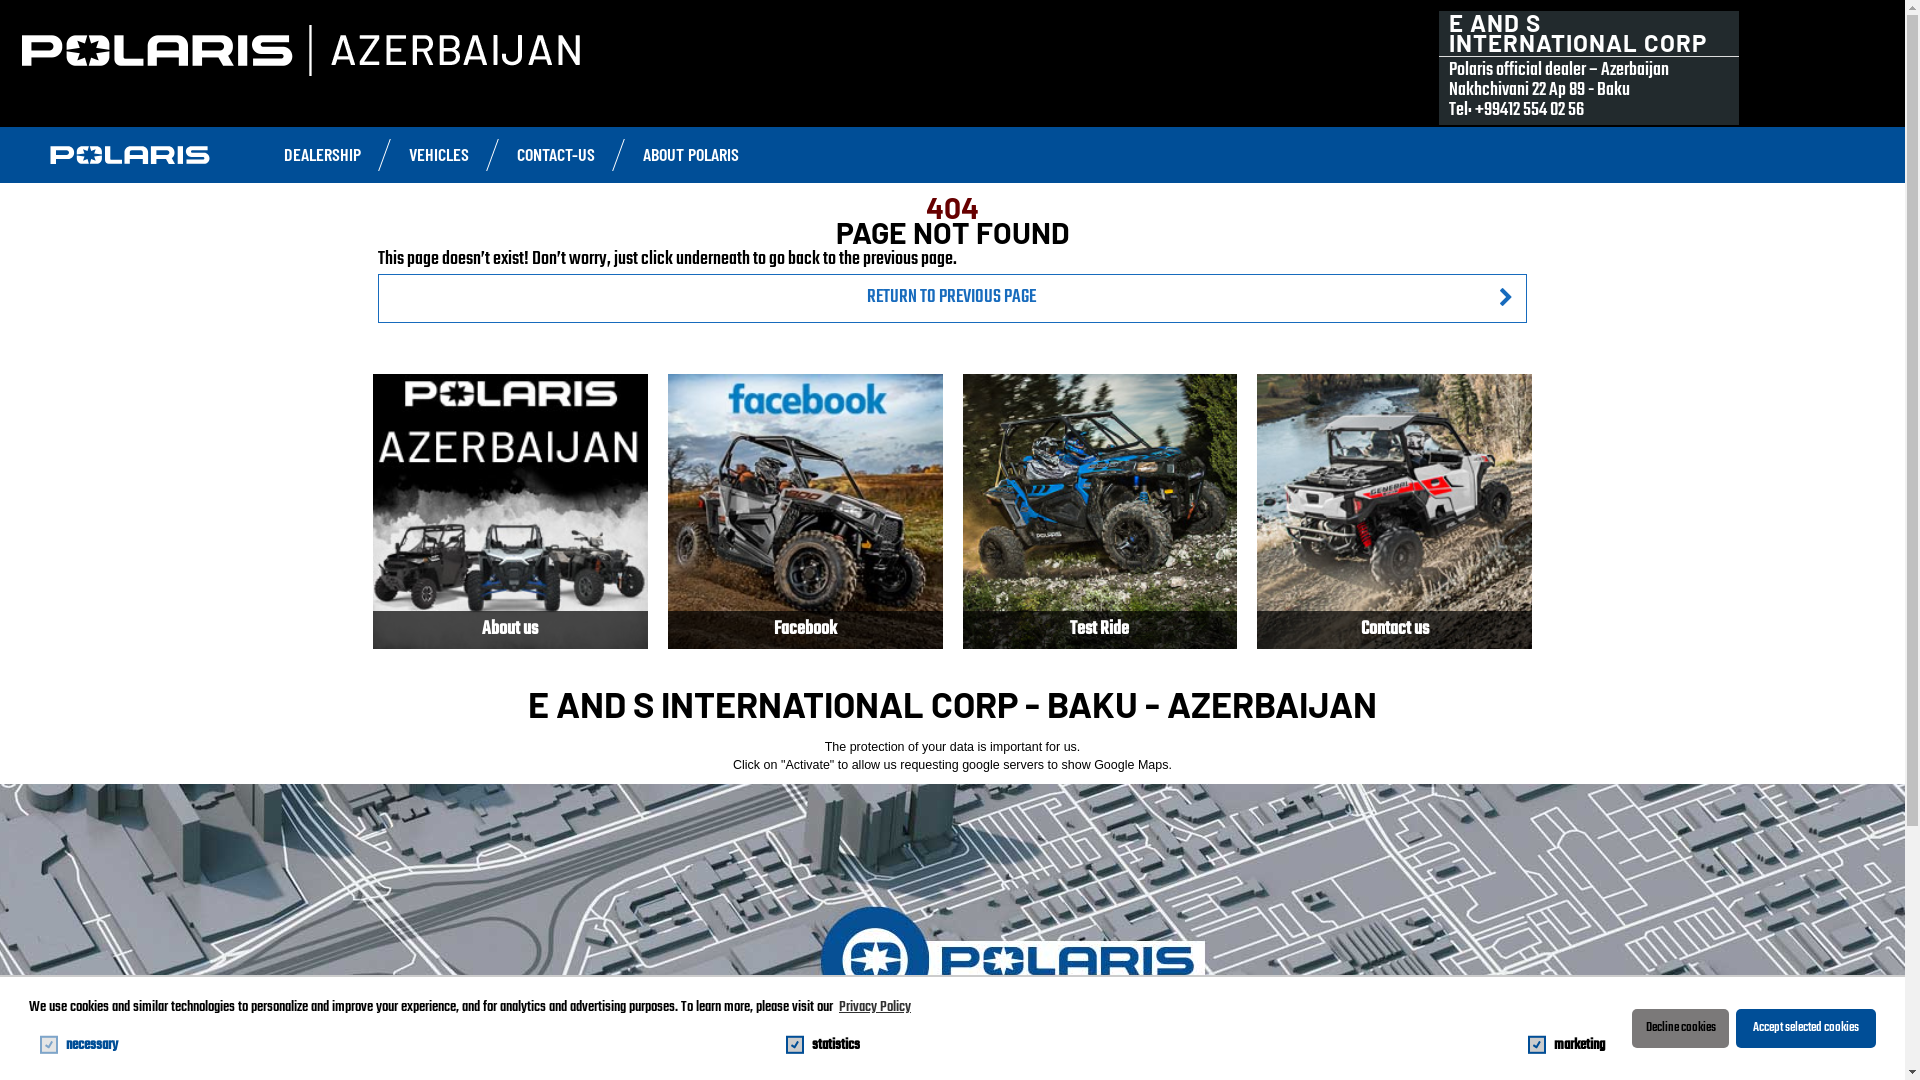 The width and height of the screenshot is (1920, 1080). What do you see at coordinates (667, 510) in the screenshot?
I see `'Facebook'` at bounding box center [667, 510].